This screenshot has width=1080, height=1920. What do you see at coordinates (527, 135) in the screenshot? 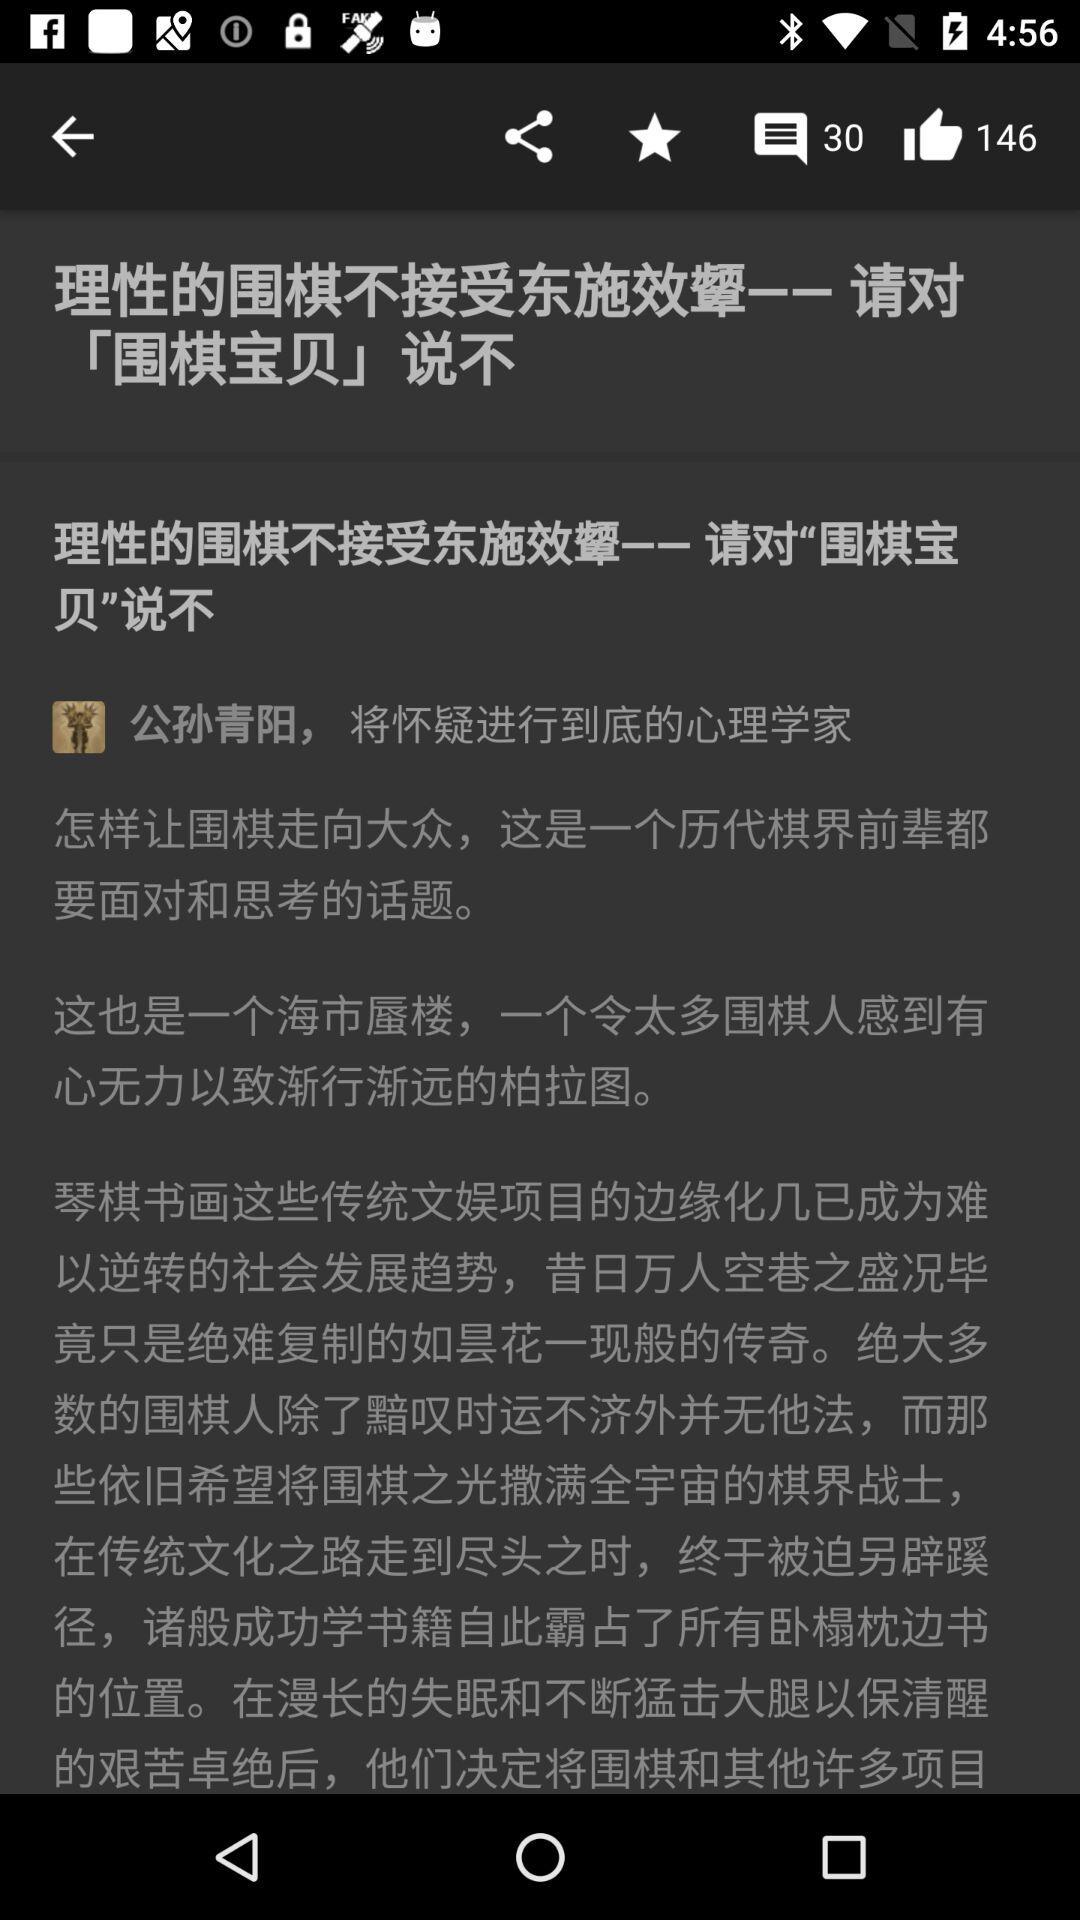
I see `share` at bounding box center [527, 135].